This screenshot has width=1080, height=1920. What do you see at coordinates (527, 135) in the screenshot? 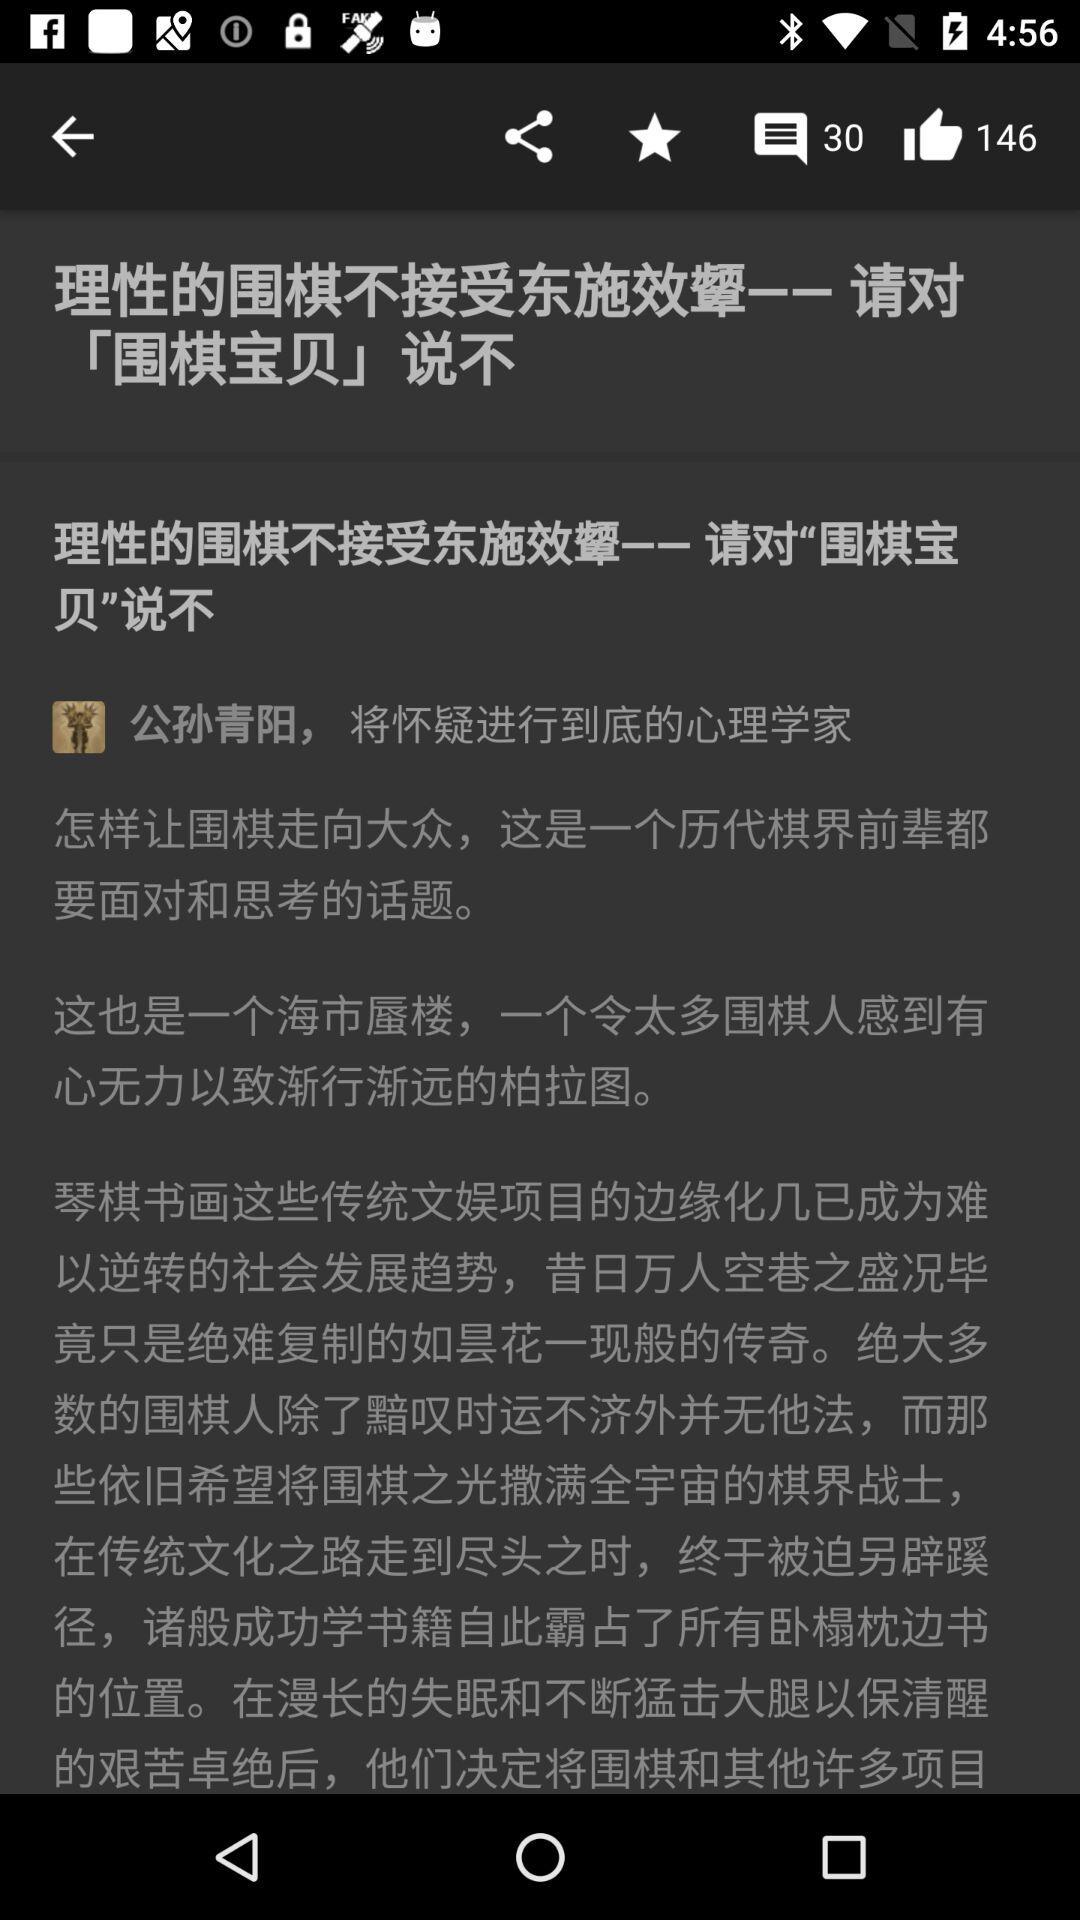
I see `share` at bounding box center [527, 135].